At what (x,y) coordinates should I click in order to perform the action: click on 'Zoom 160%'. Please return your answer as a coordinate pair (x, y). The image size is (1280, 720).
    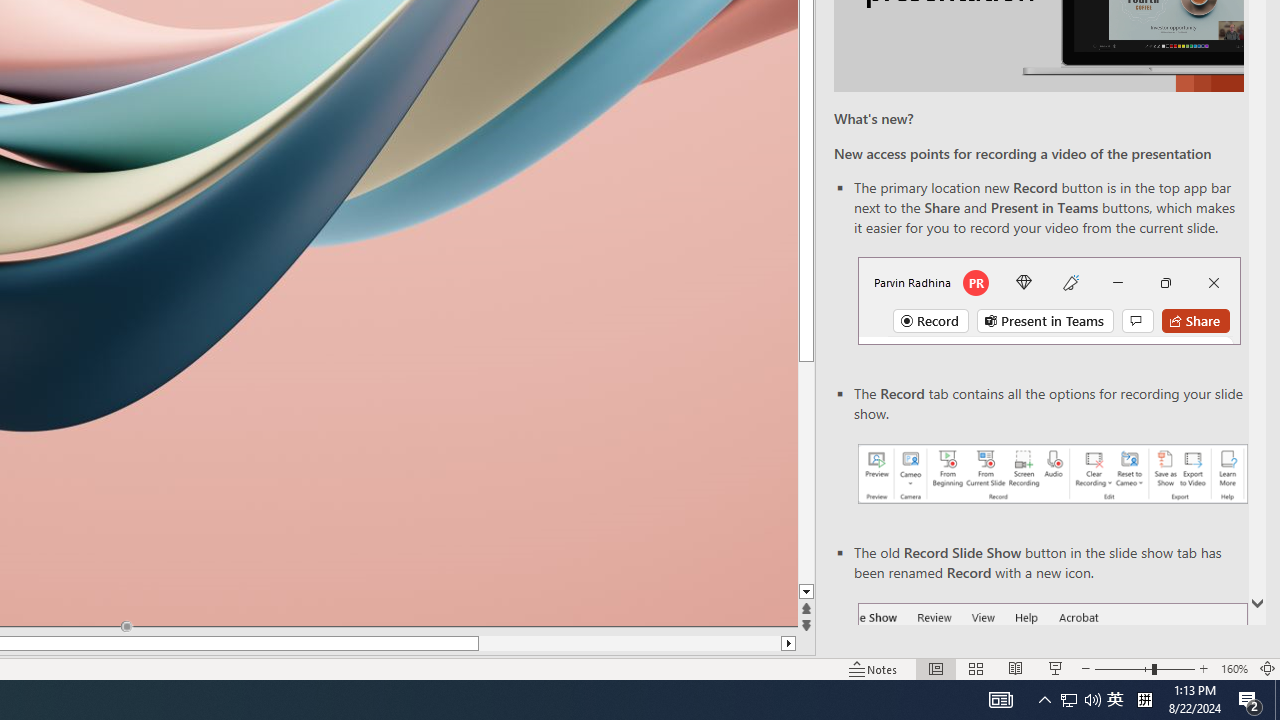
    Looking at the image, I should click on (1233, 669).